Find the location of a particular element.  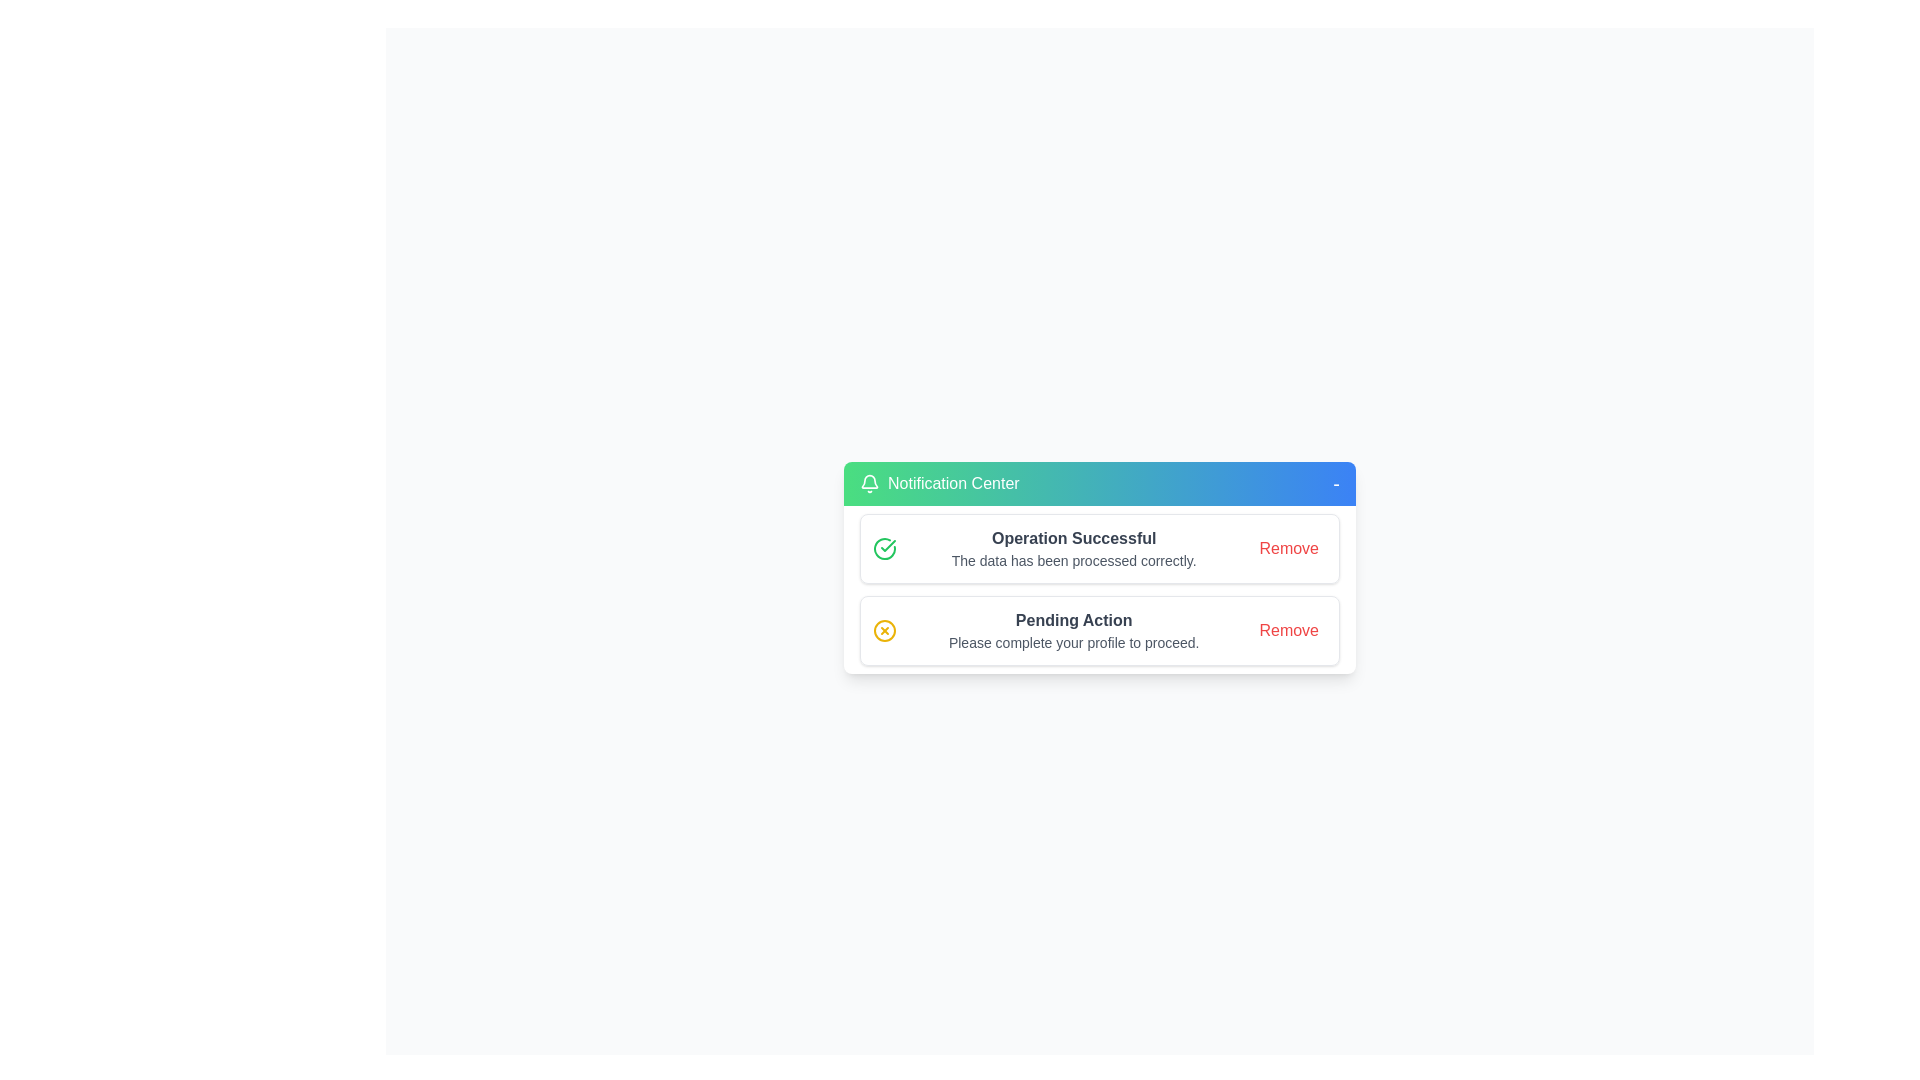

title 'Pending Action' and the description 'Please complete your profile to proceed.' from the second notification card in the Notification Center is located at coordinates (1098, 631).